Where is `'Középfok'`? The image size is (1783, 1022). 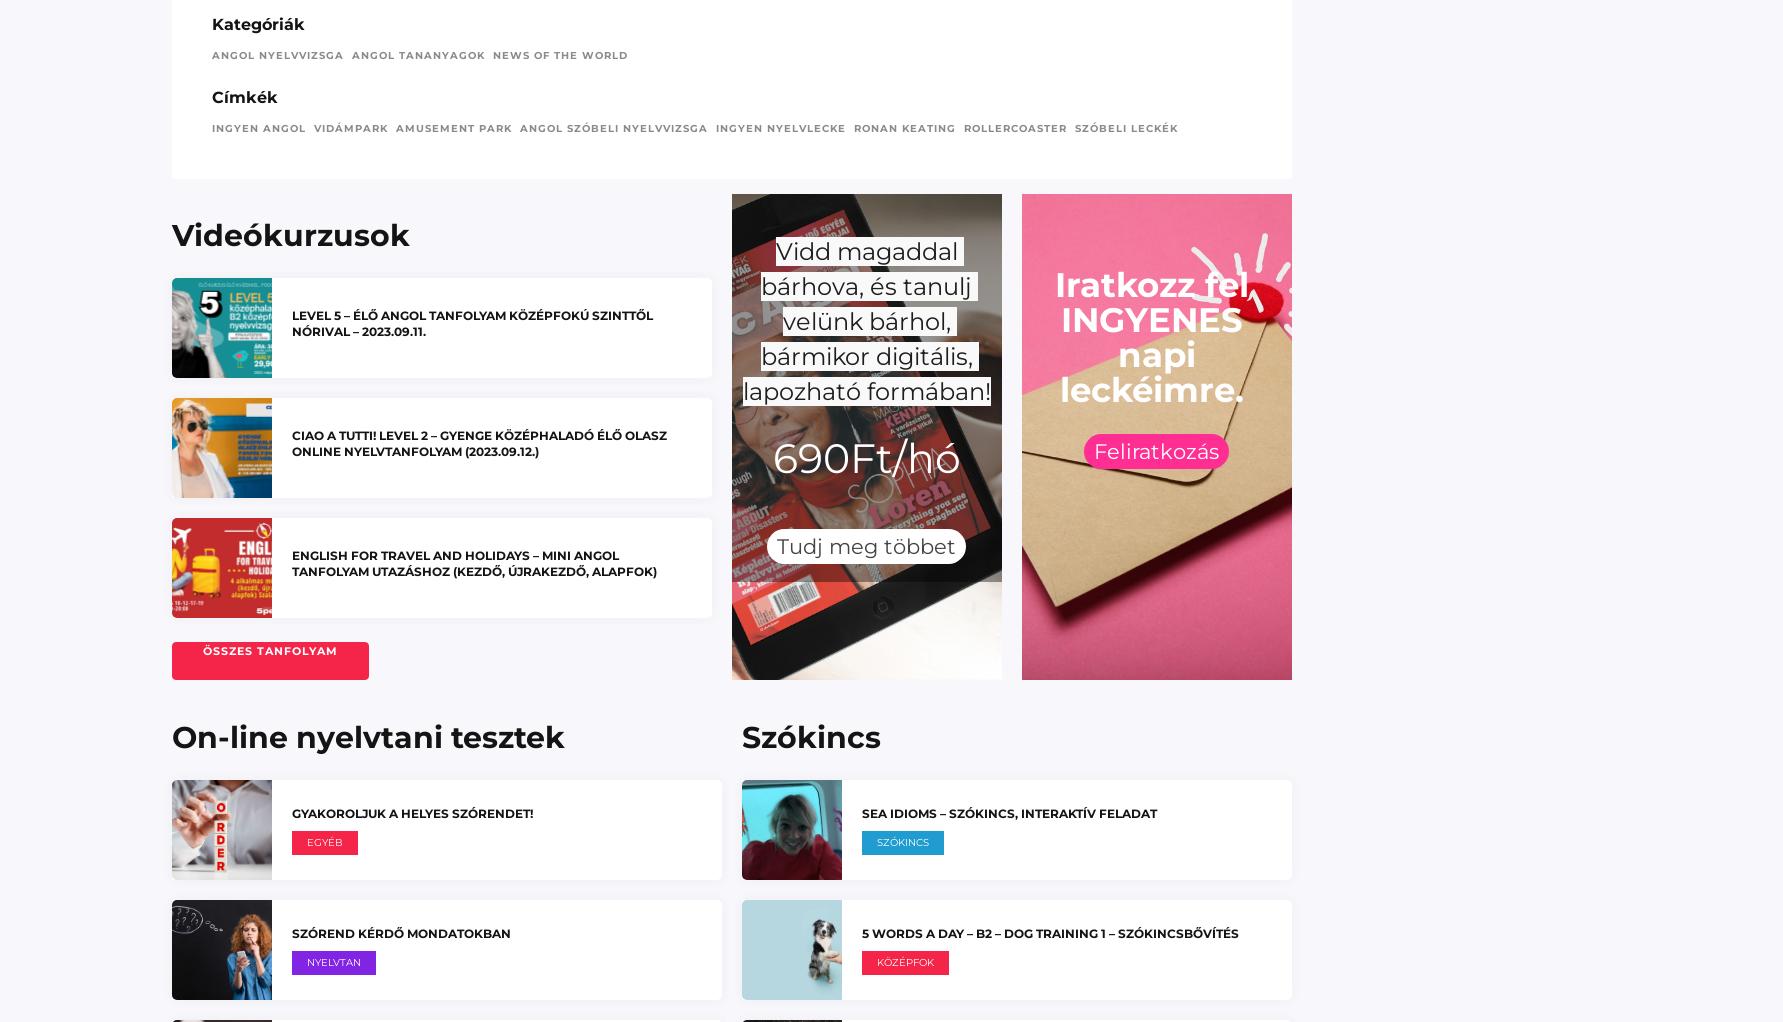 'Középfok' is located at coordinates (903, 961).